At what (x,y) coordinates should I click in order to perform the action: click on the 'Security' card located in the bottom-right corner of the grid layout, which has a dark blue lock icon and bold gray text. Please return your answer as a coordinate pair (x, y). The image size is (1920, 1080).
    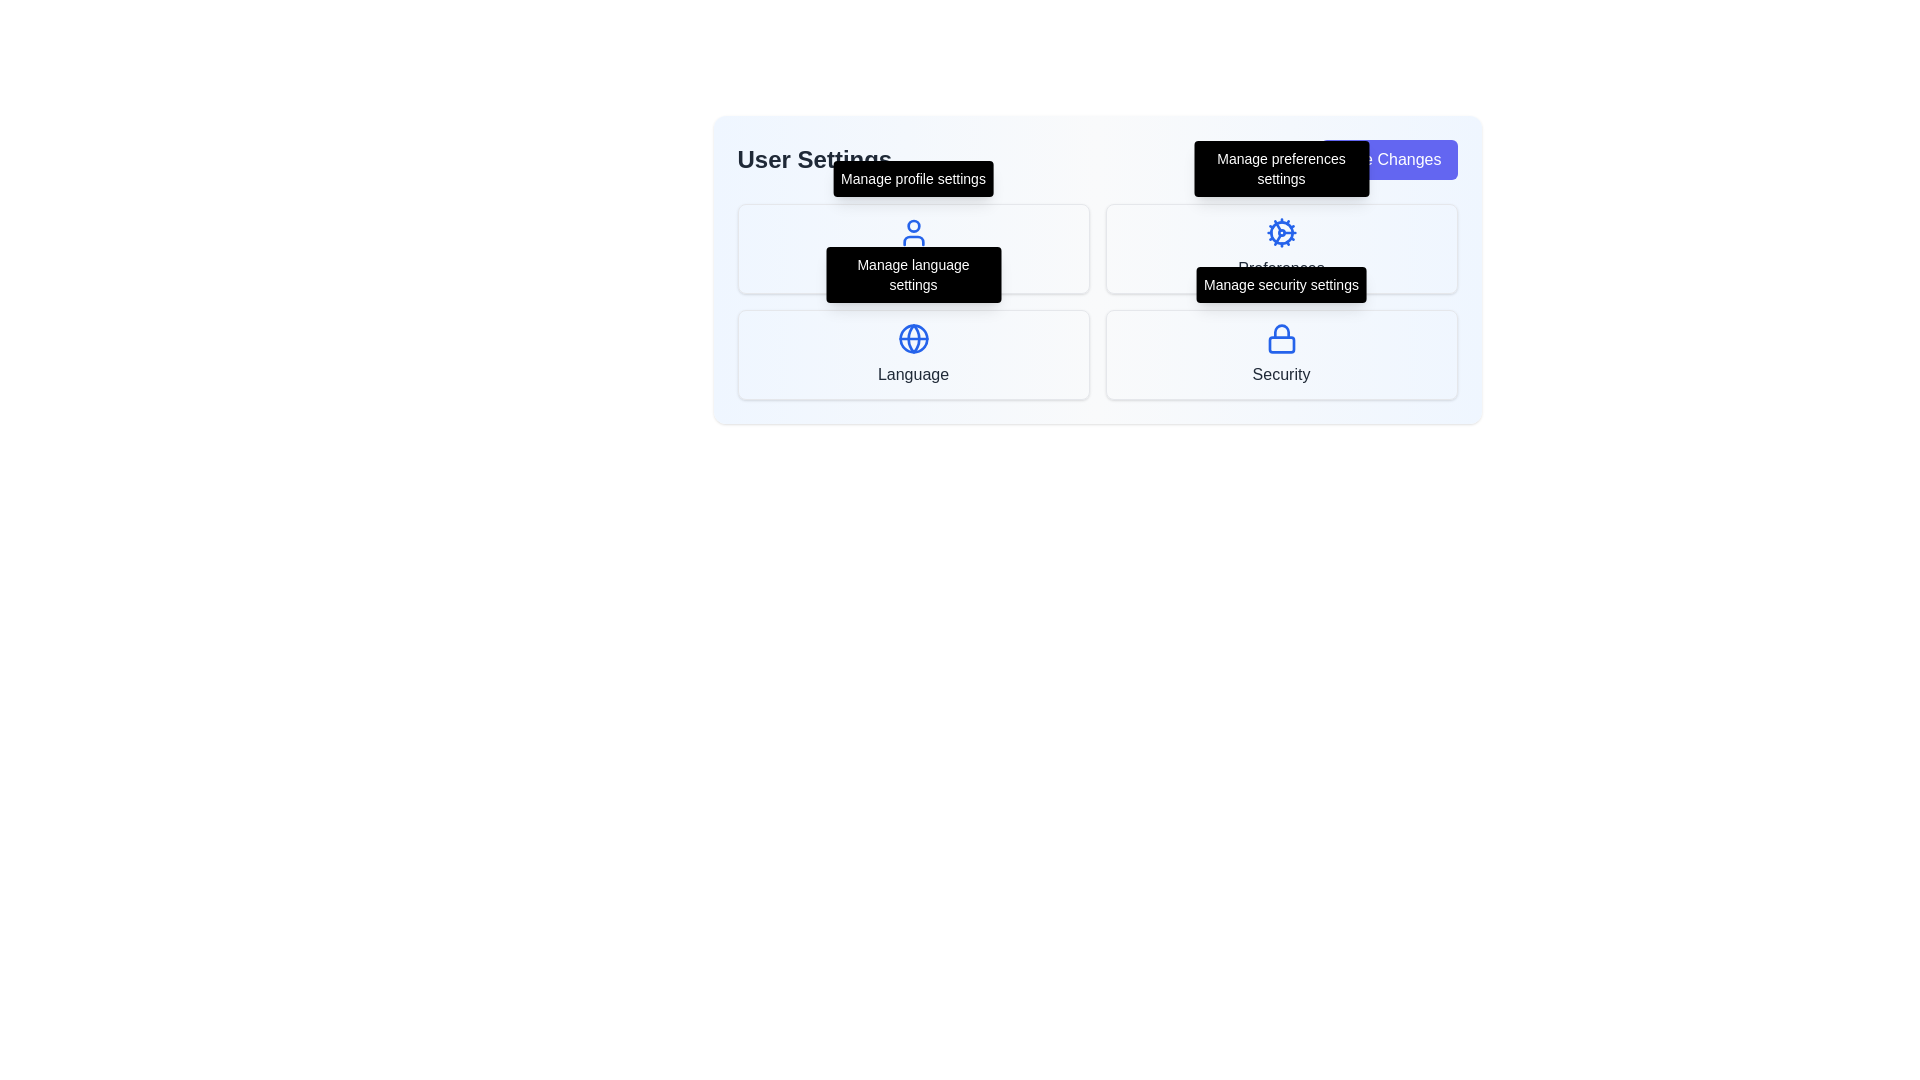
    Looking at the image, I should click on (1281, 353).